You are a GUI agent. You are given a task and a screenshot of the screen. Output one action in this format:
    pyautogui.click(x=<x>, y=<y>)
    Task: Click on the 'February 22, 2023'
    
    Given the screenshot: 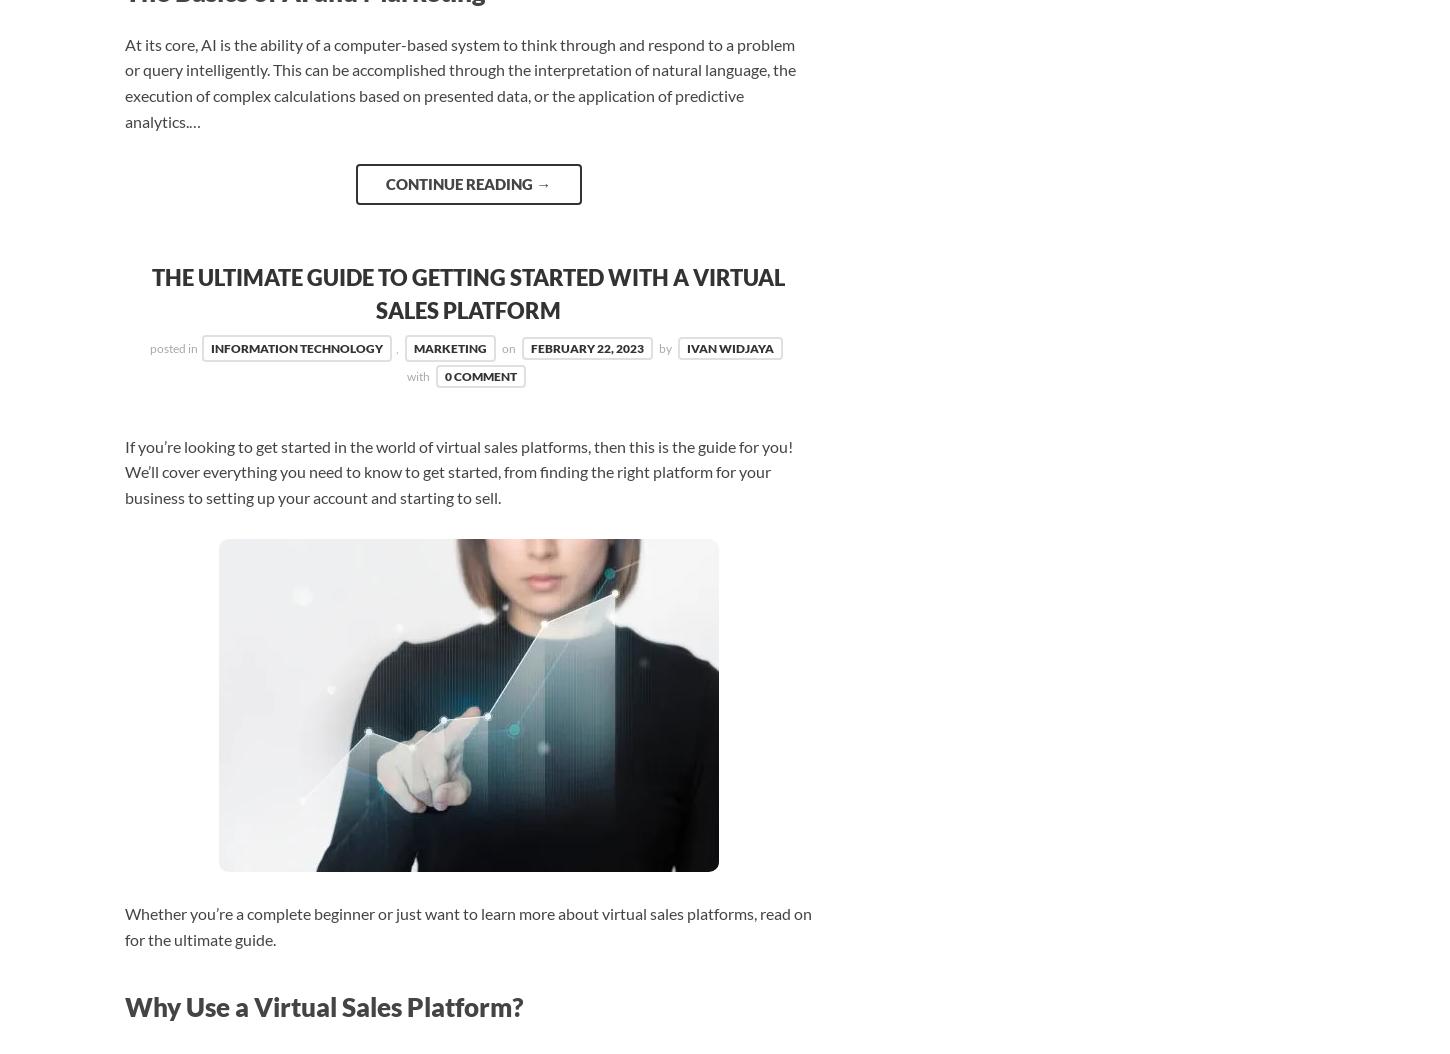 What is the action you would take?
    pyautogui.click(x=587, y=348)
    